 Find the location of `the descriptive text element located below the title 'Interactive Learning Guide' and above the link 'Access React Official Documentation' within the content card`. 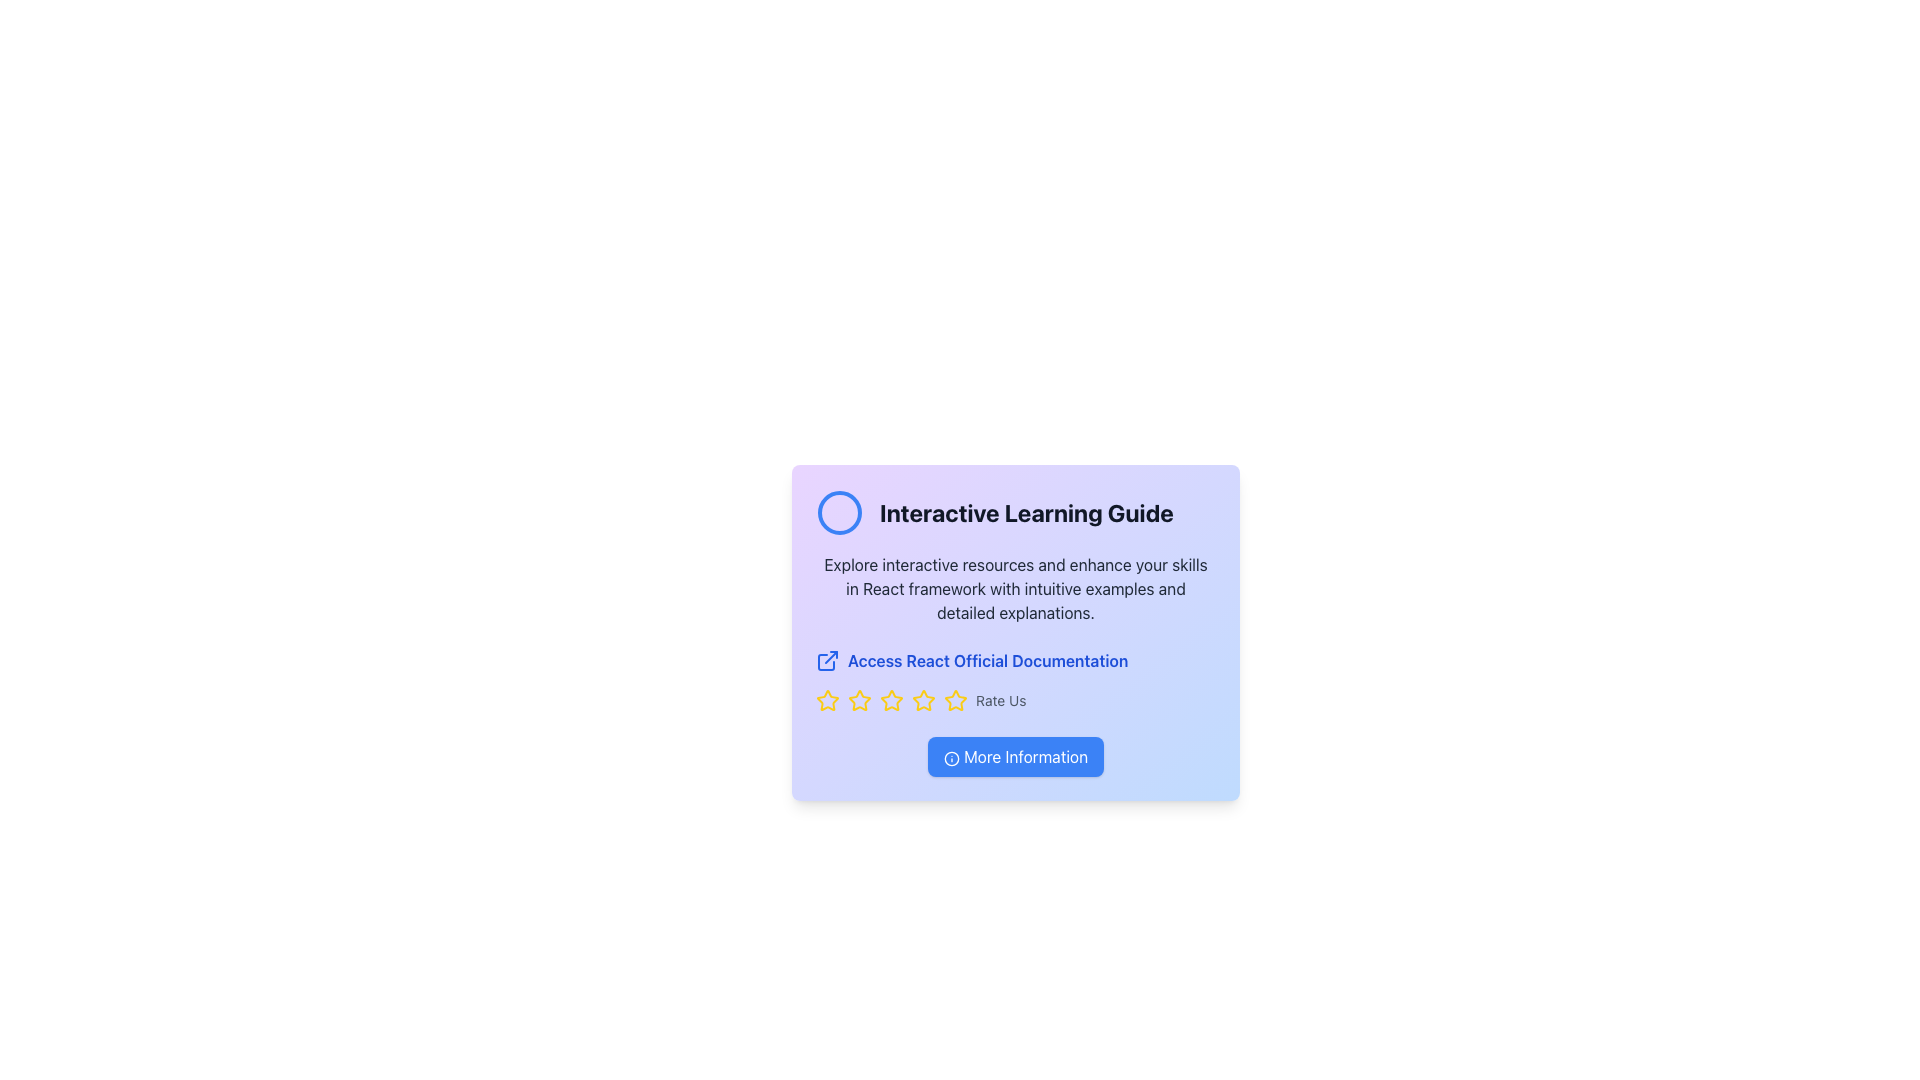

the descriptive text element located below the title 'Interactive Learning Guide' and above the link 'Access React Official Documentation' within the content card is located at coordinates (1016, 588).